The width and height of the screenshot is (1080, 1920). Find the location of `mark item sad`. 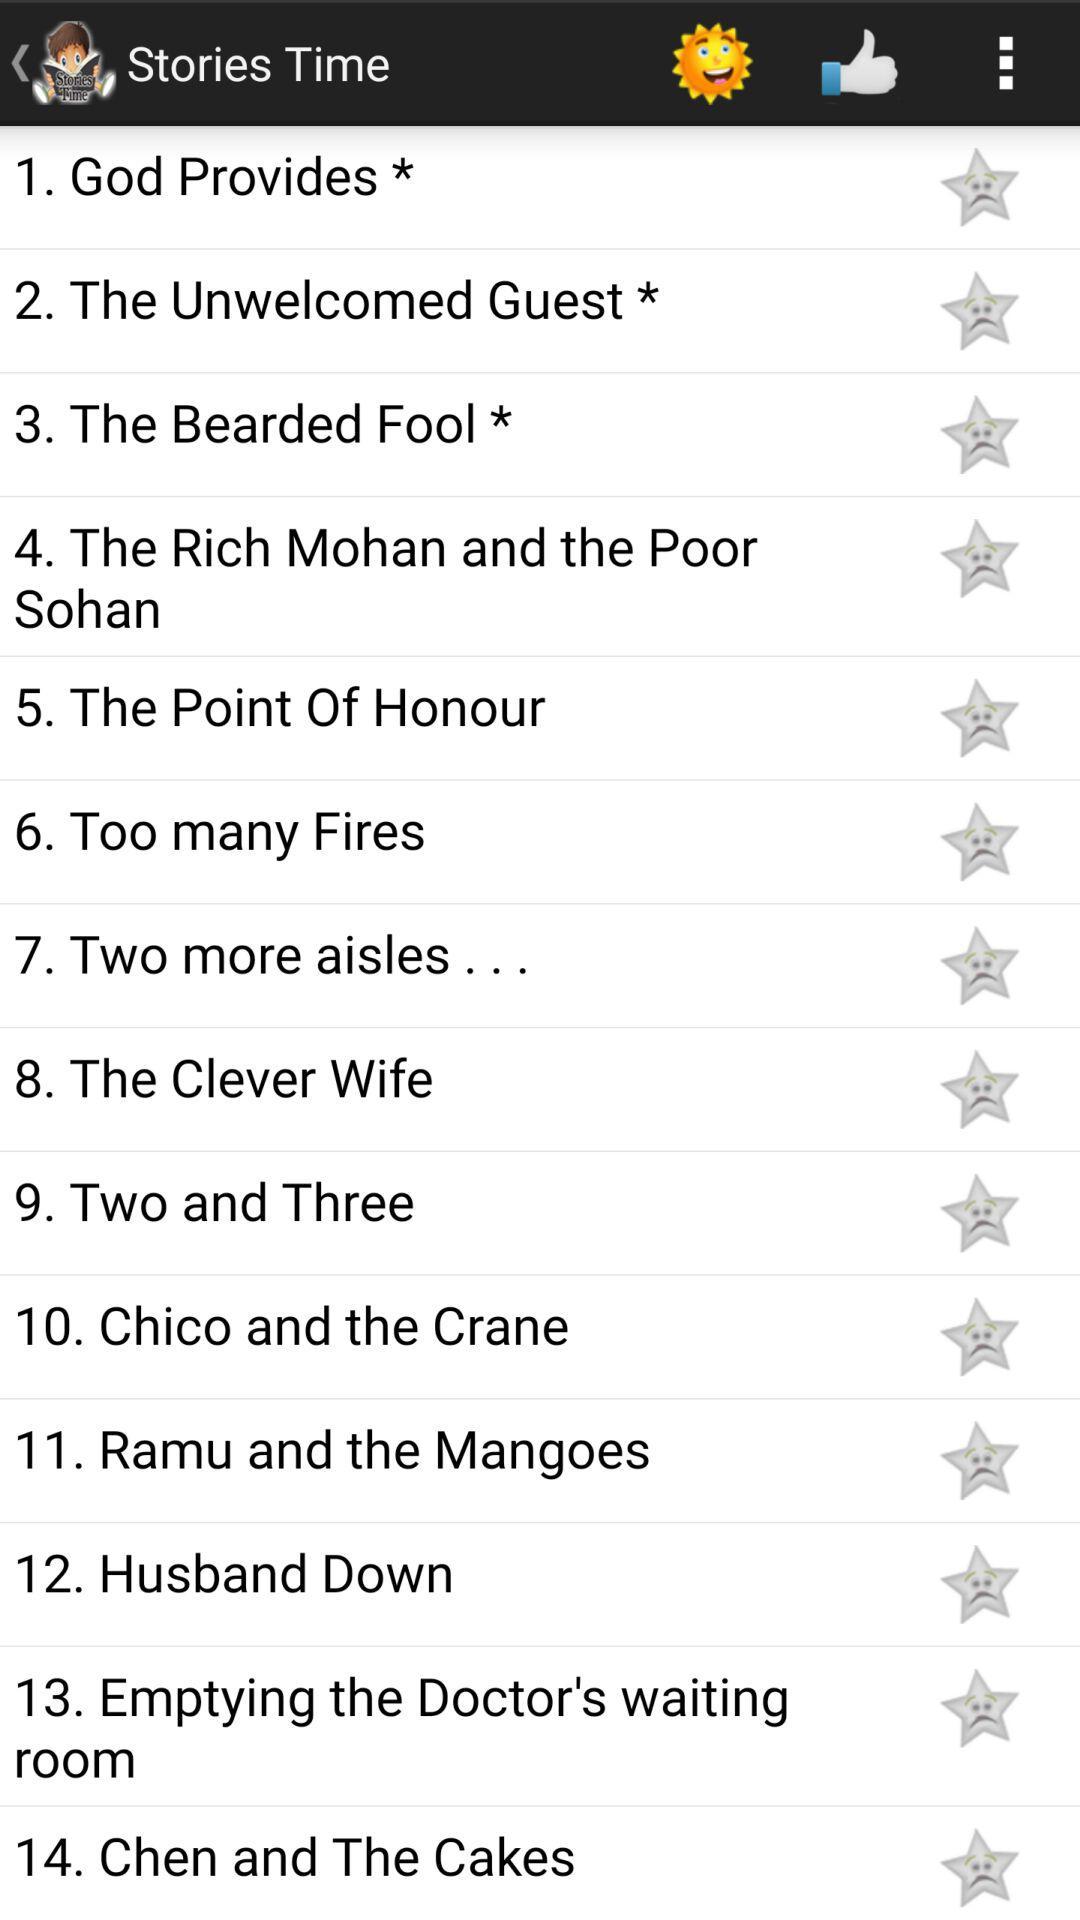

mark item sad is located at coordinates (978, 1866).